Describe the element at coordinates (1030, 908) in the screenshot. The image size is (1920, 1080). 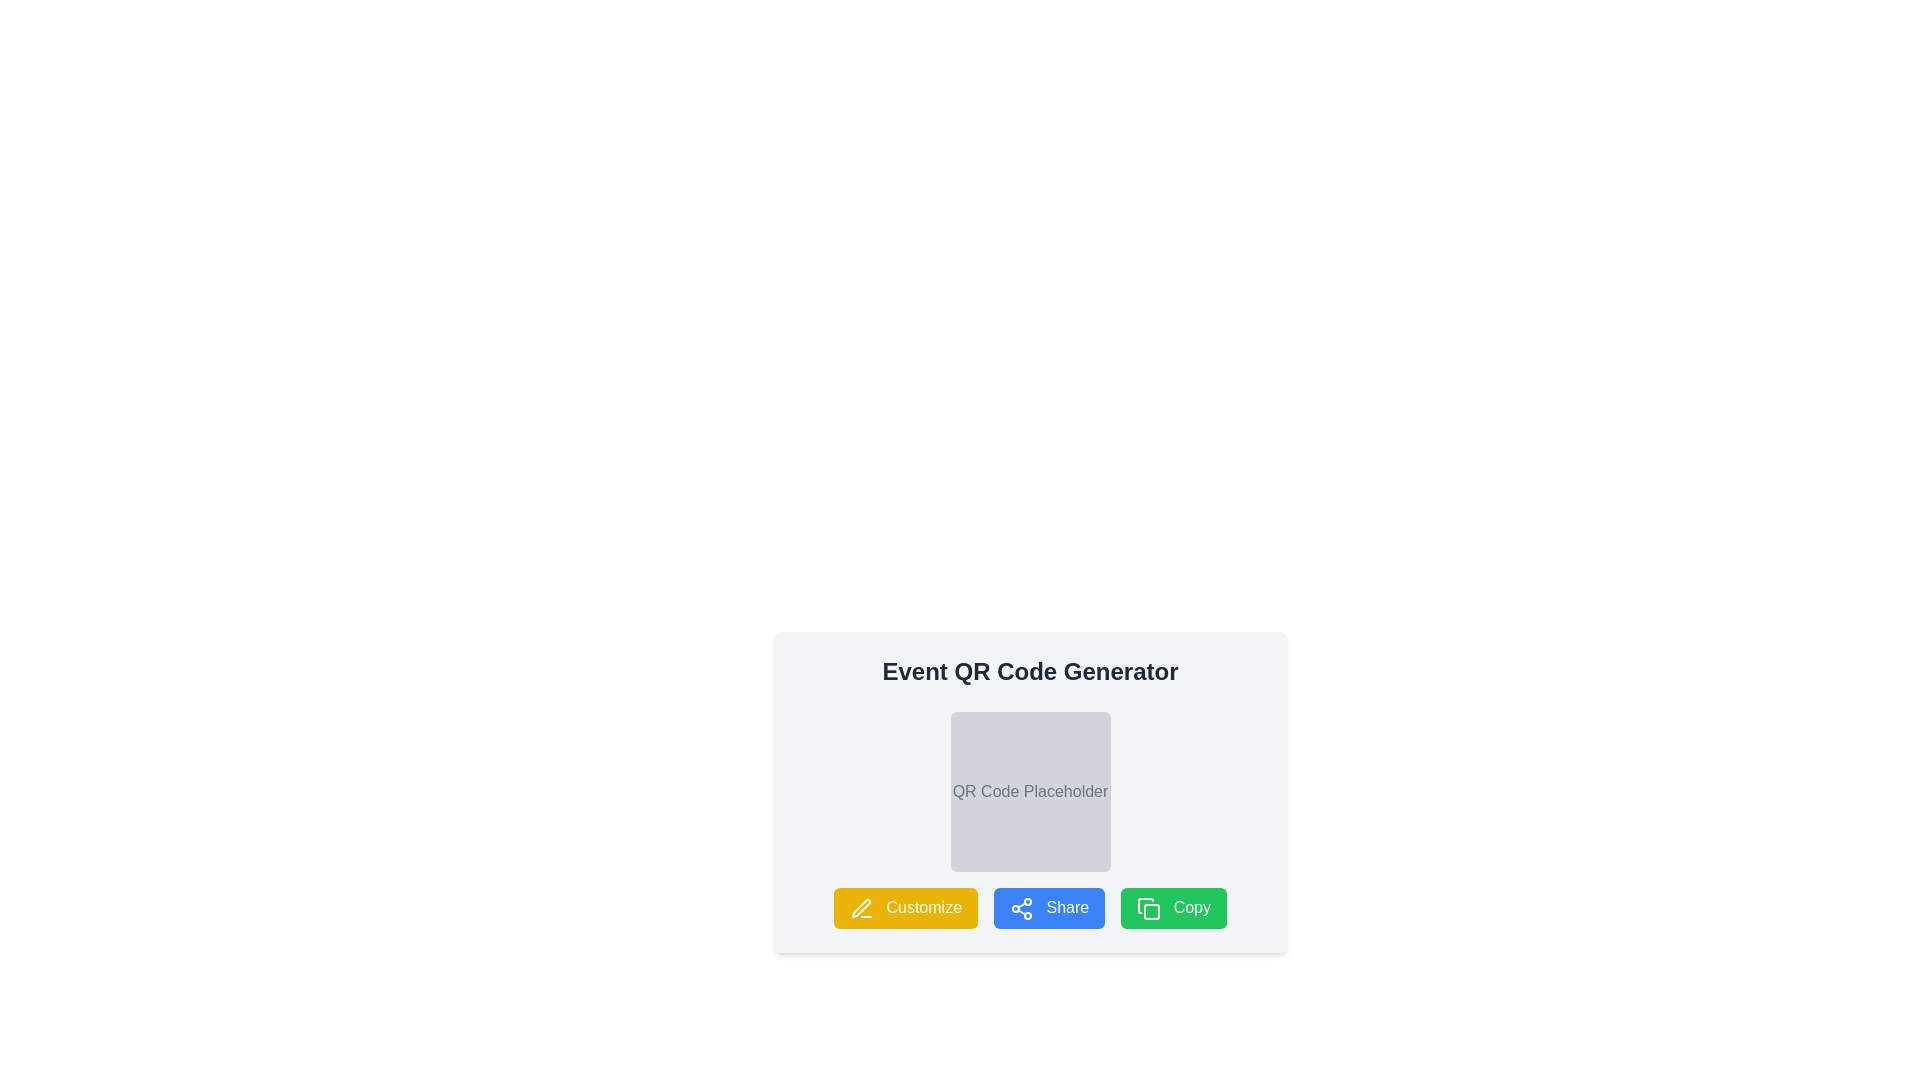
I see `the share button, which is the second button in a row of three, located below the QR code placeholder and between the 'Customize' (yellow) and 'Copy' (green) buttons` at that location.